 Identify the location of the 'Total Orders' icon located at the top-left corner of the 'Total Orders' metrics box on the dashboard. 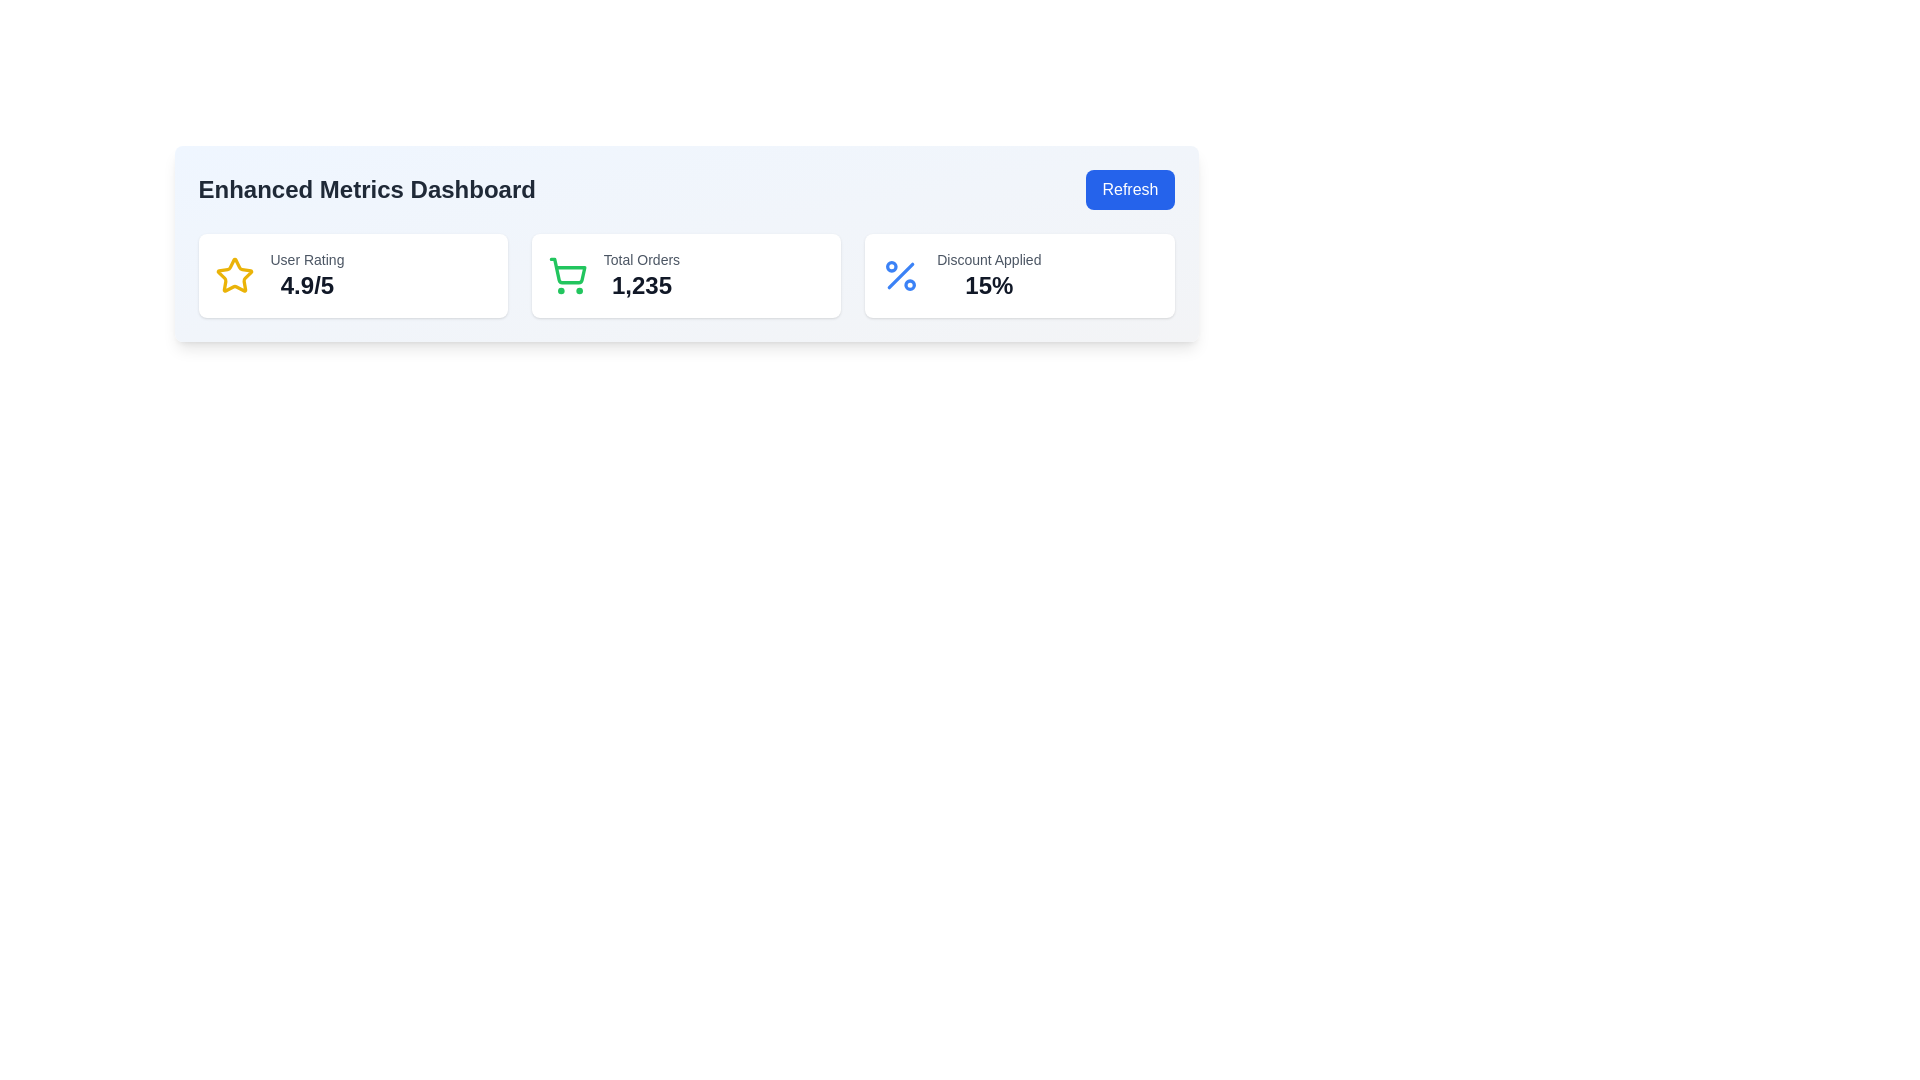
(566, 276).